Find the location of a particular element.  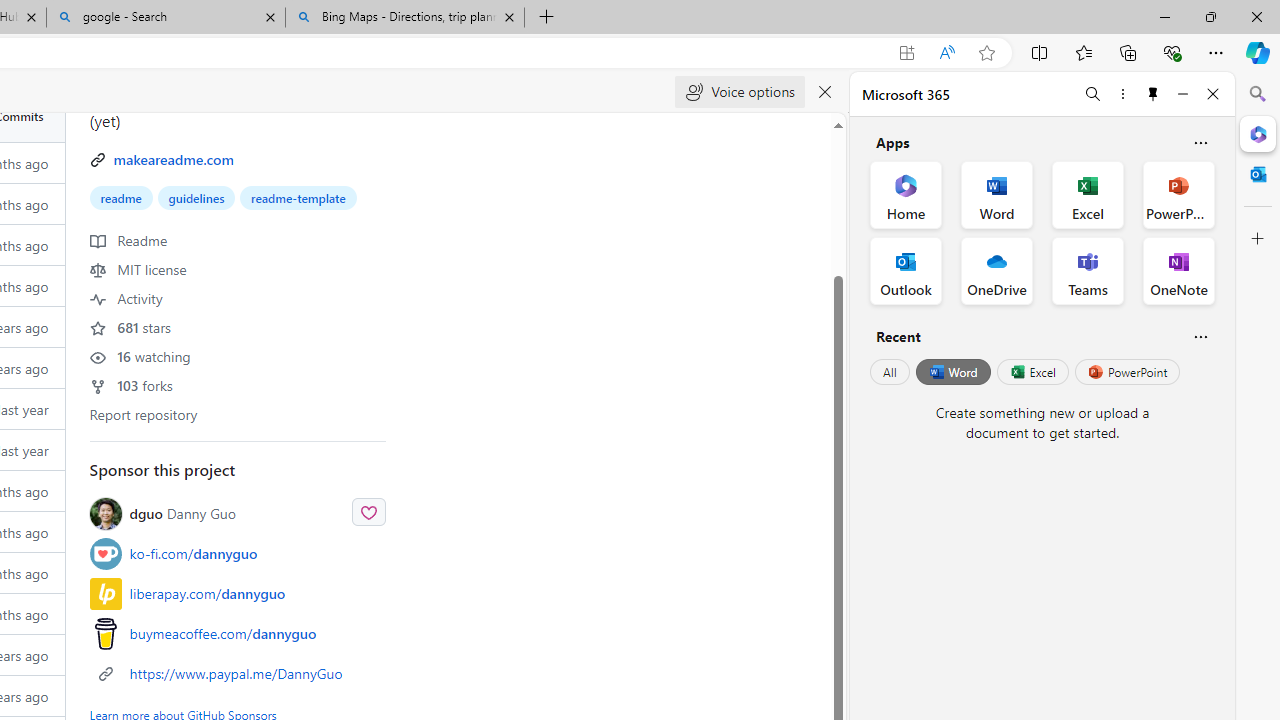

'Home Office App' is located at coordinates (905, 195).